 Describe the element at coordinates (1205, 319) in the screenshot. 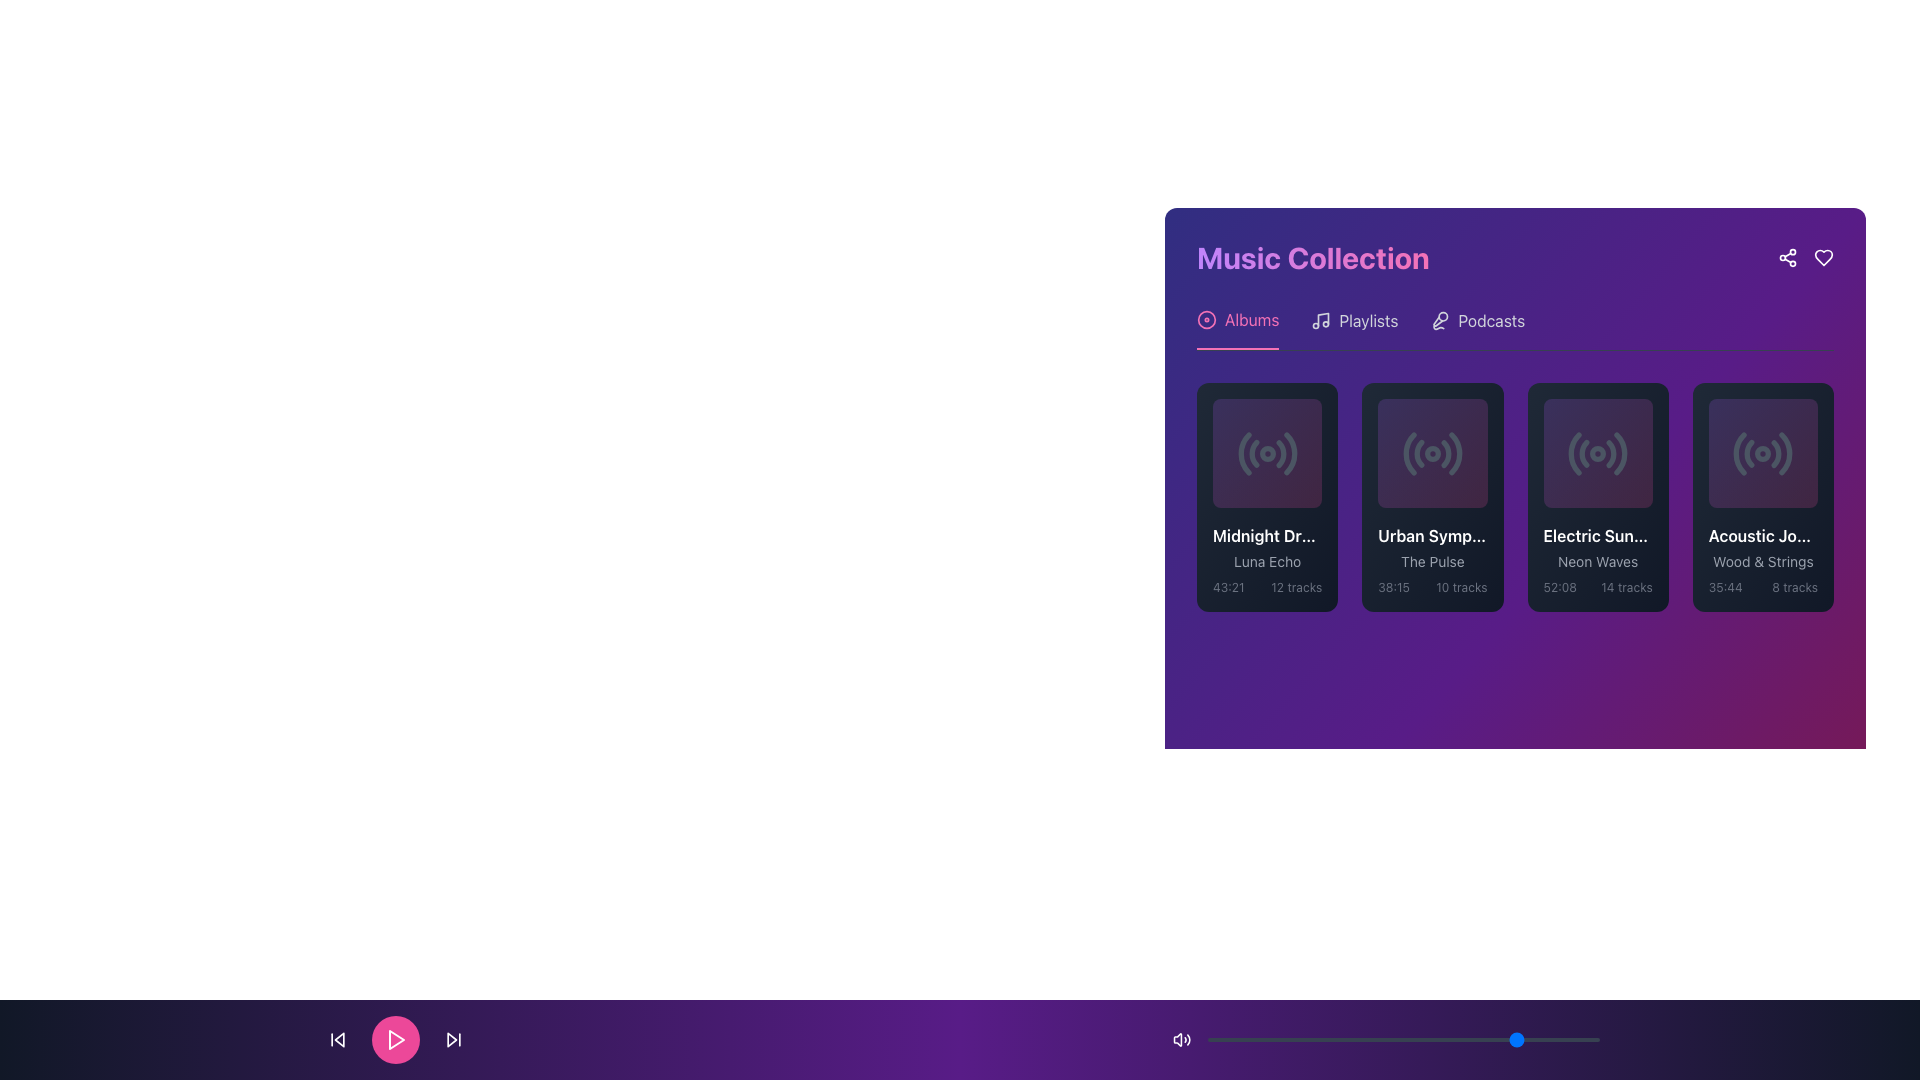

I see `the center of the Circular Icon located in the top-left of the 'Music Collection' section` at that location.